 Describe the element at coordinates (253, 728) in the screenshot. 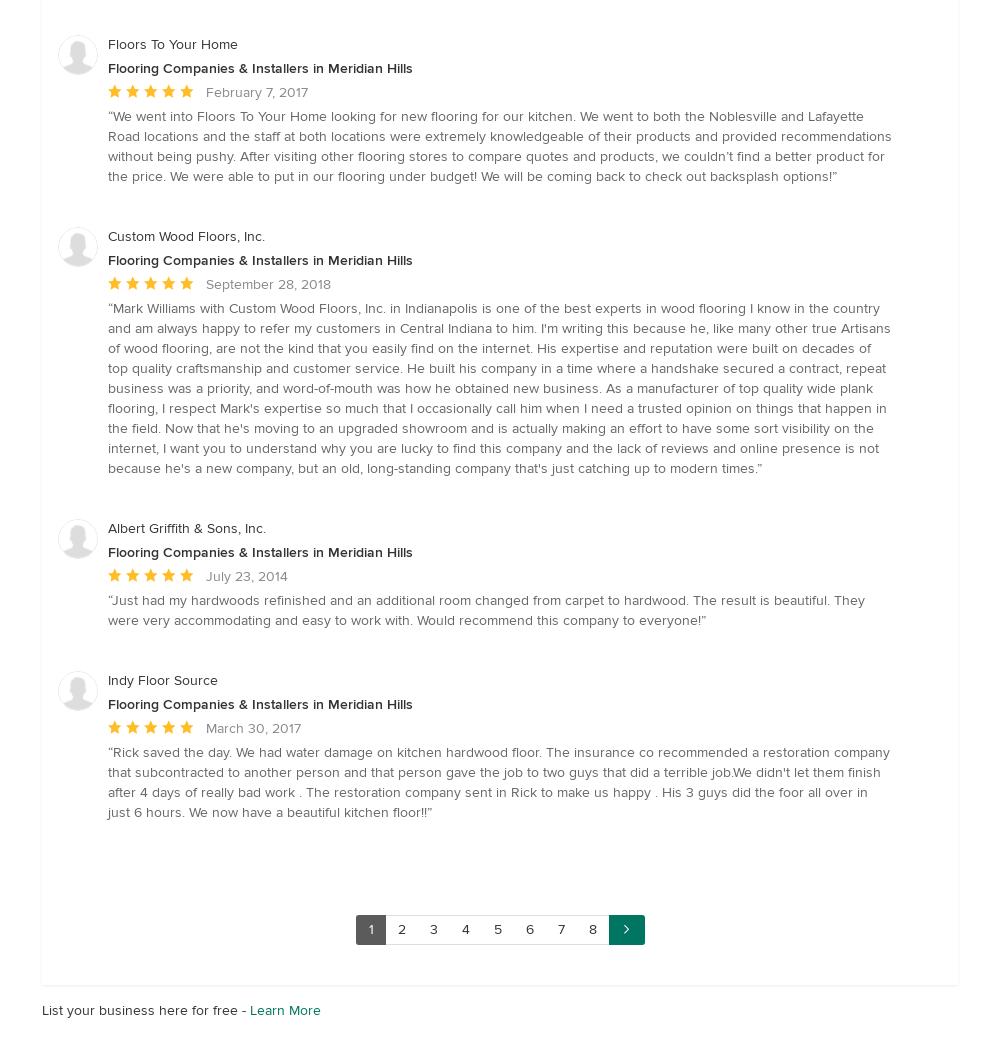

I see `'March 30, 2017'` at that location.